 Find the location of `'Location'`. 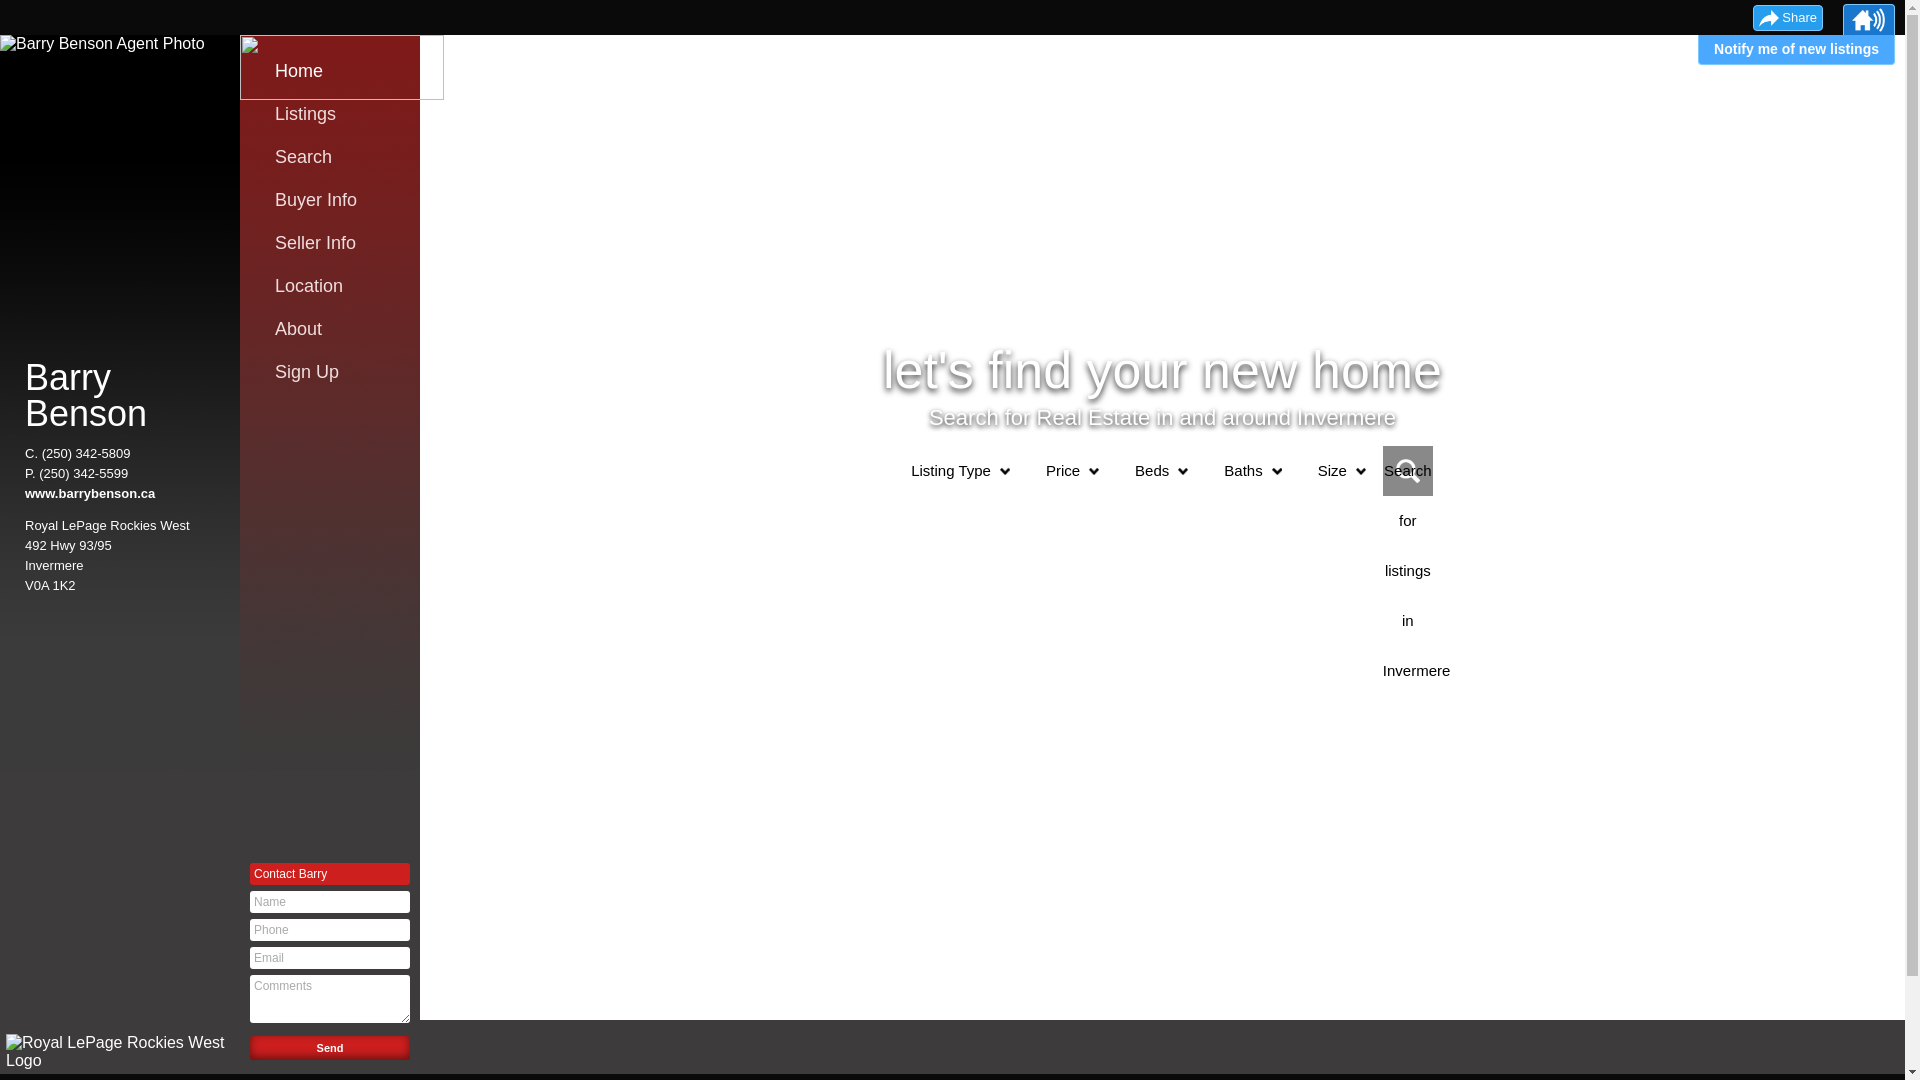

'Location' is located at coordinates (335, 285).